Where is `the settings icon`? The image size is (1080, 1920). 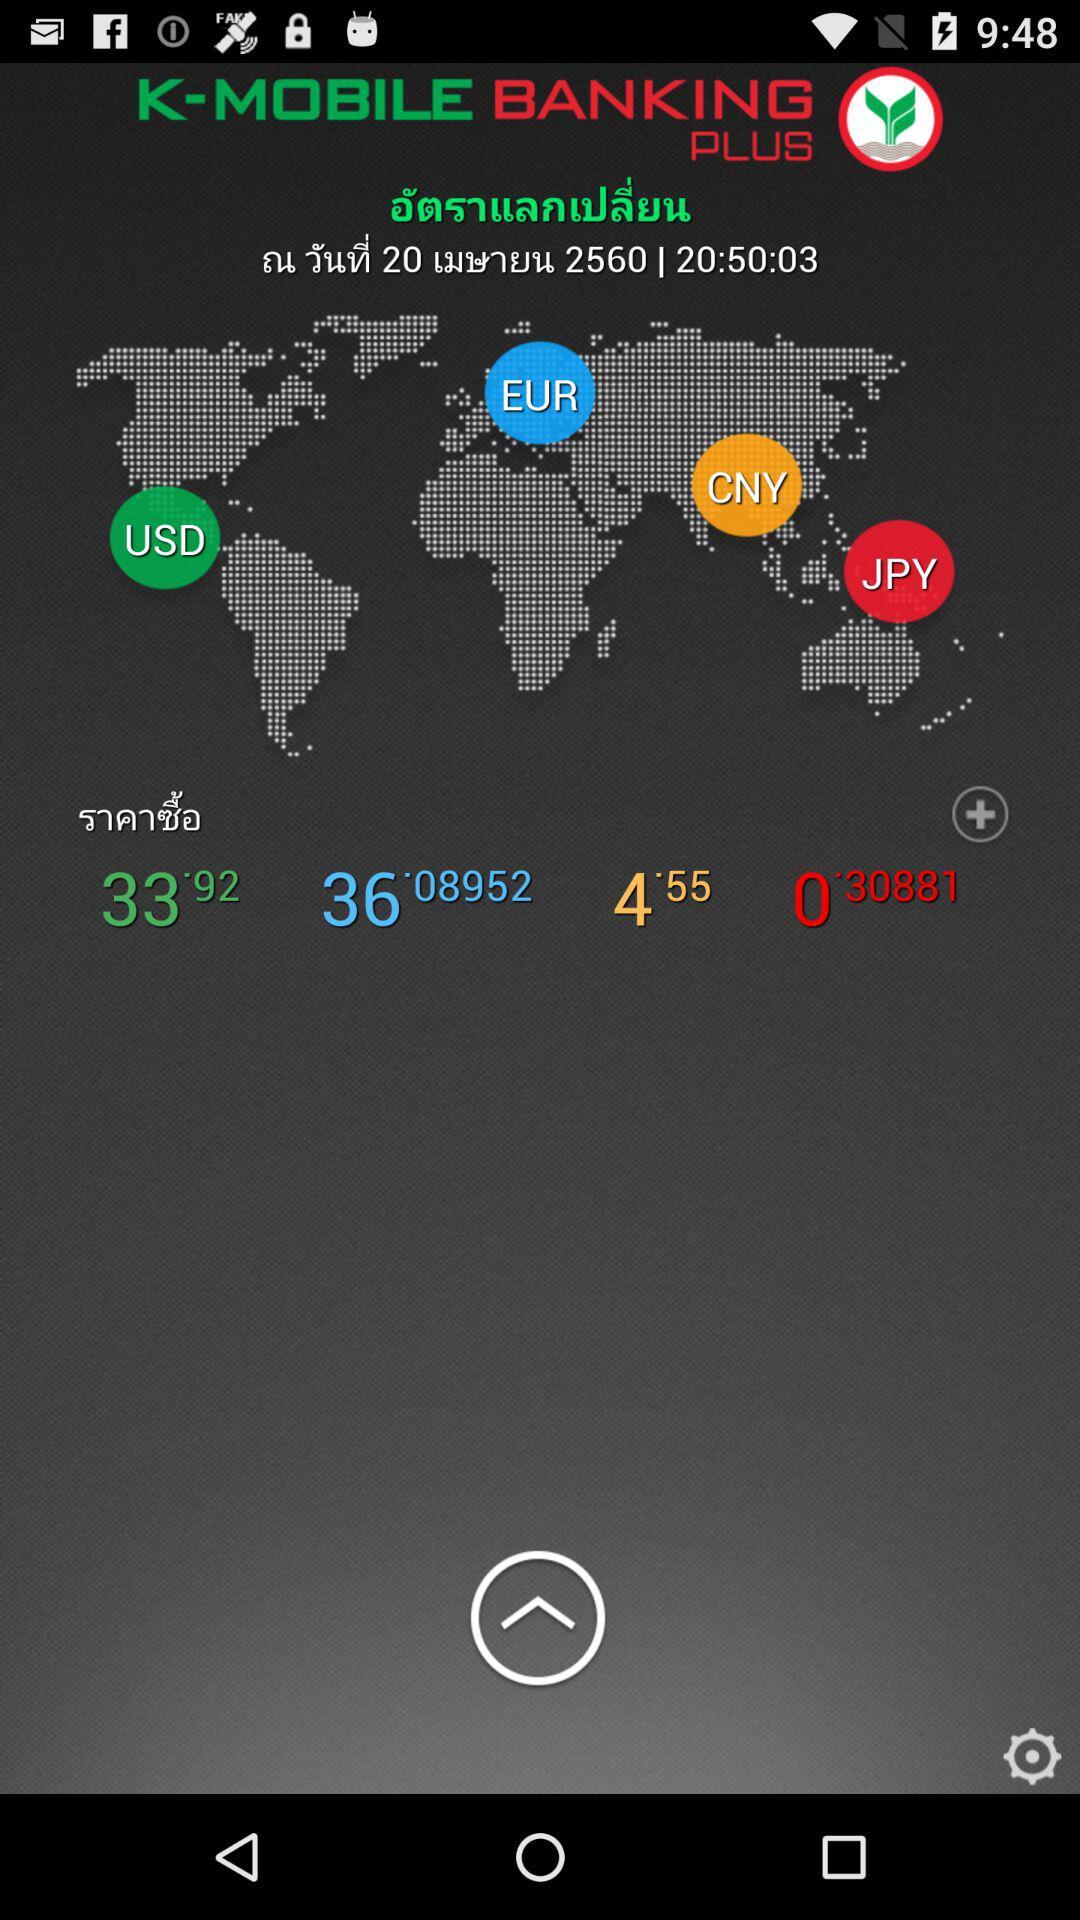 the settings icon is located at coordinates (1032, 1873).